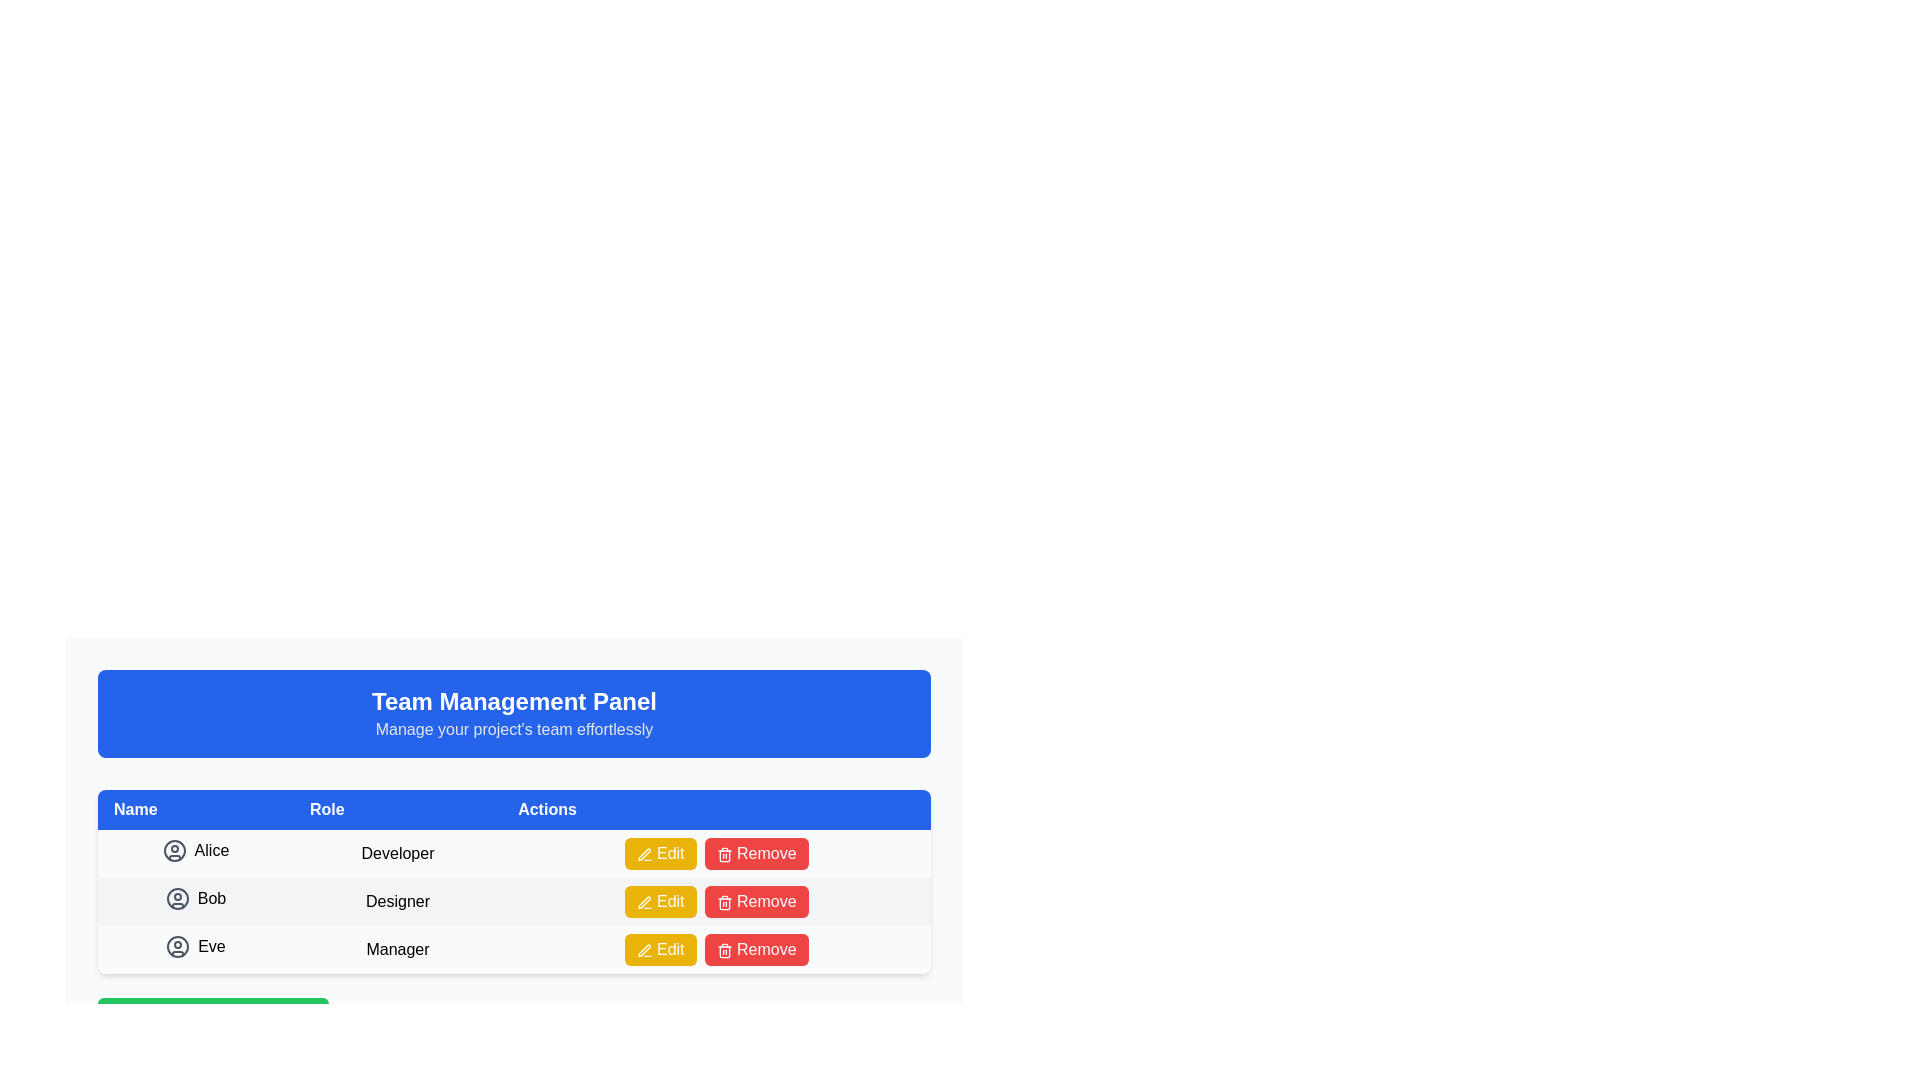 The image size is (1920, 1080). Describe the element at coordinates (196, 850) in the screenshot. I see `the inline-flex element containing the user profile icon and the name 'Alice'` at that location.